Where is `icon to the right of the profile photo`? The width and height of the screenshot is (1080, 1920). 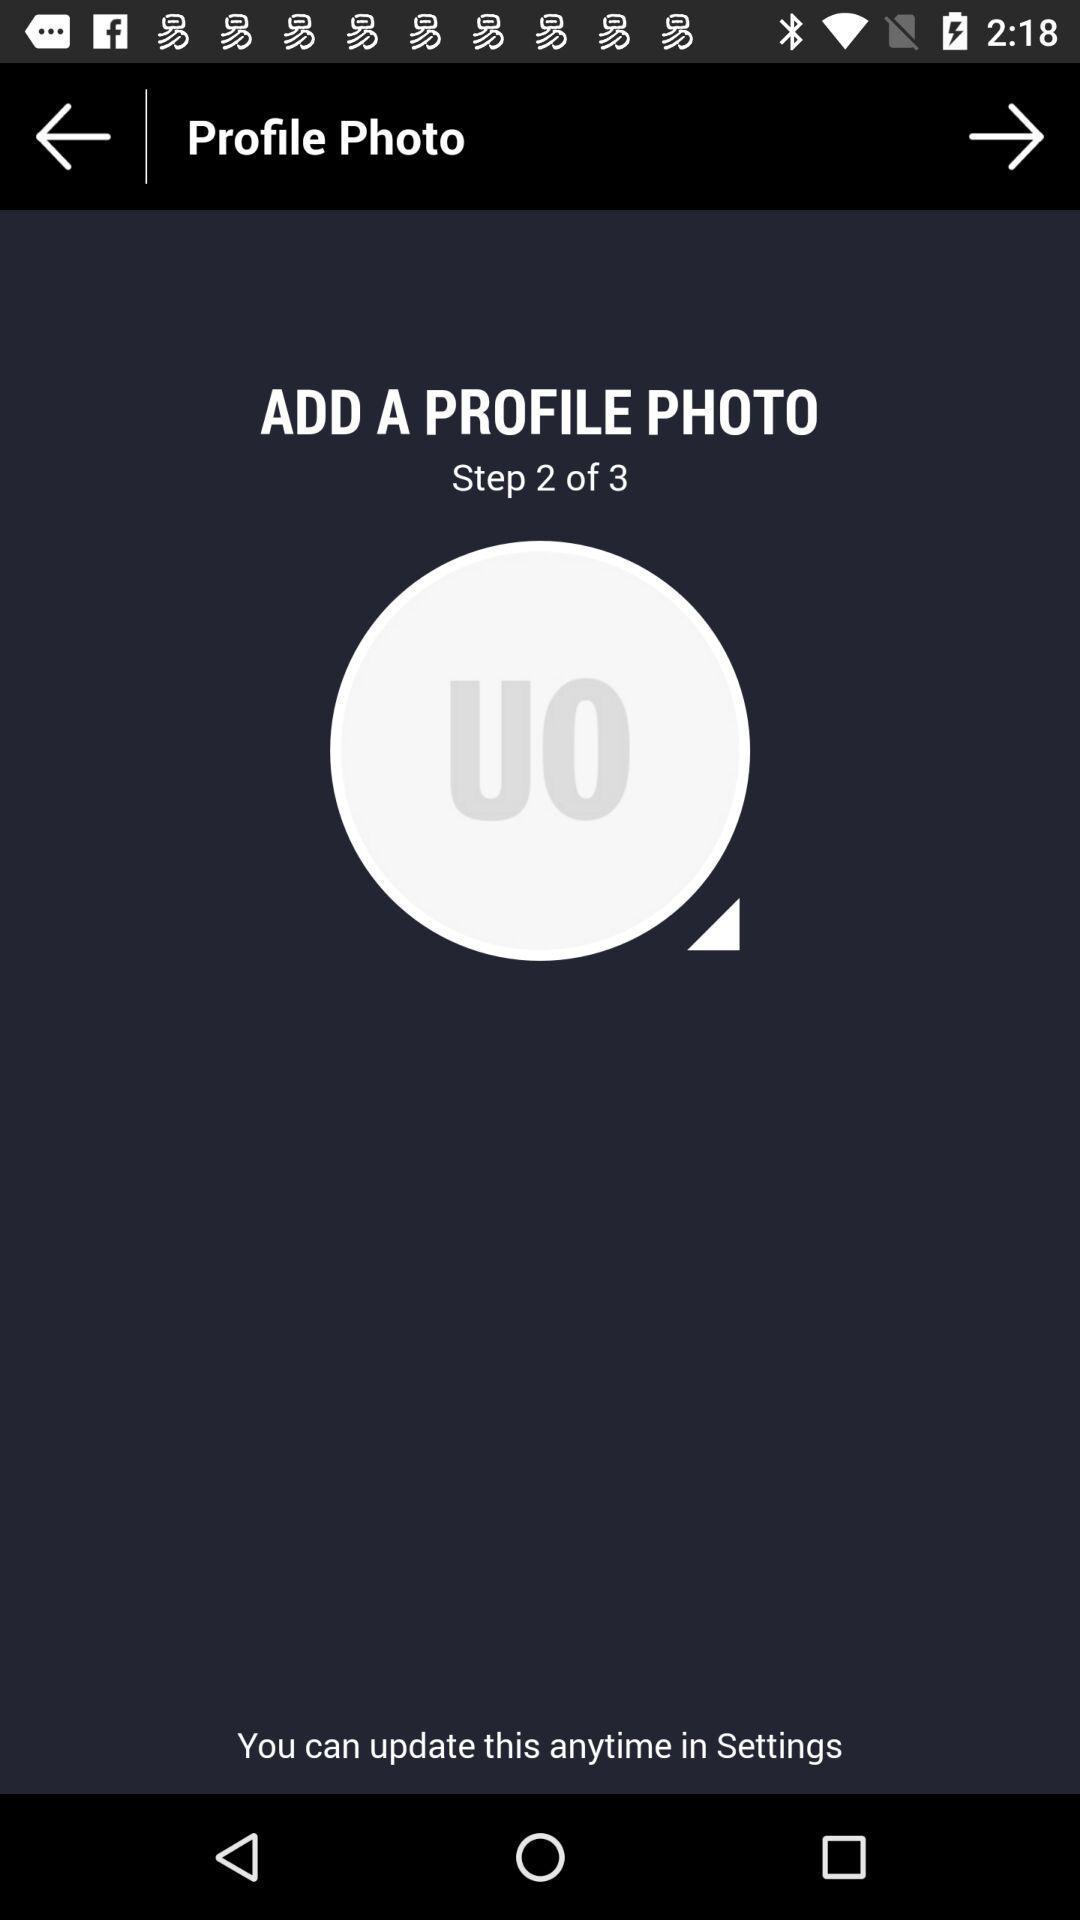
icon to the right of the profile photo is located at coordinates (1006, 135).